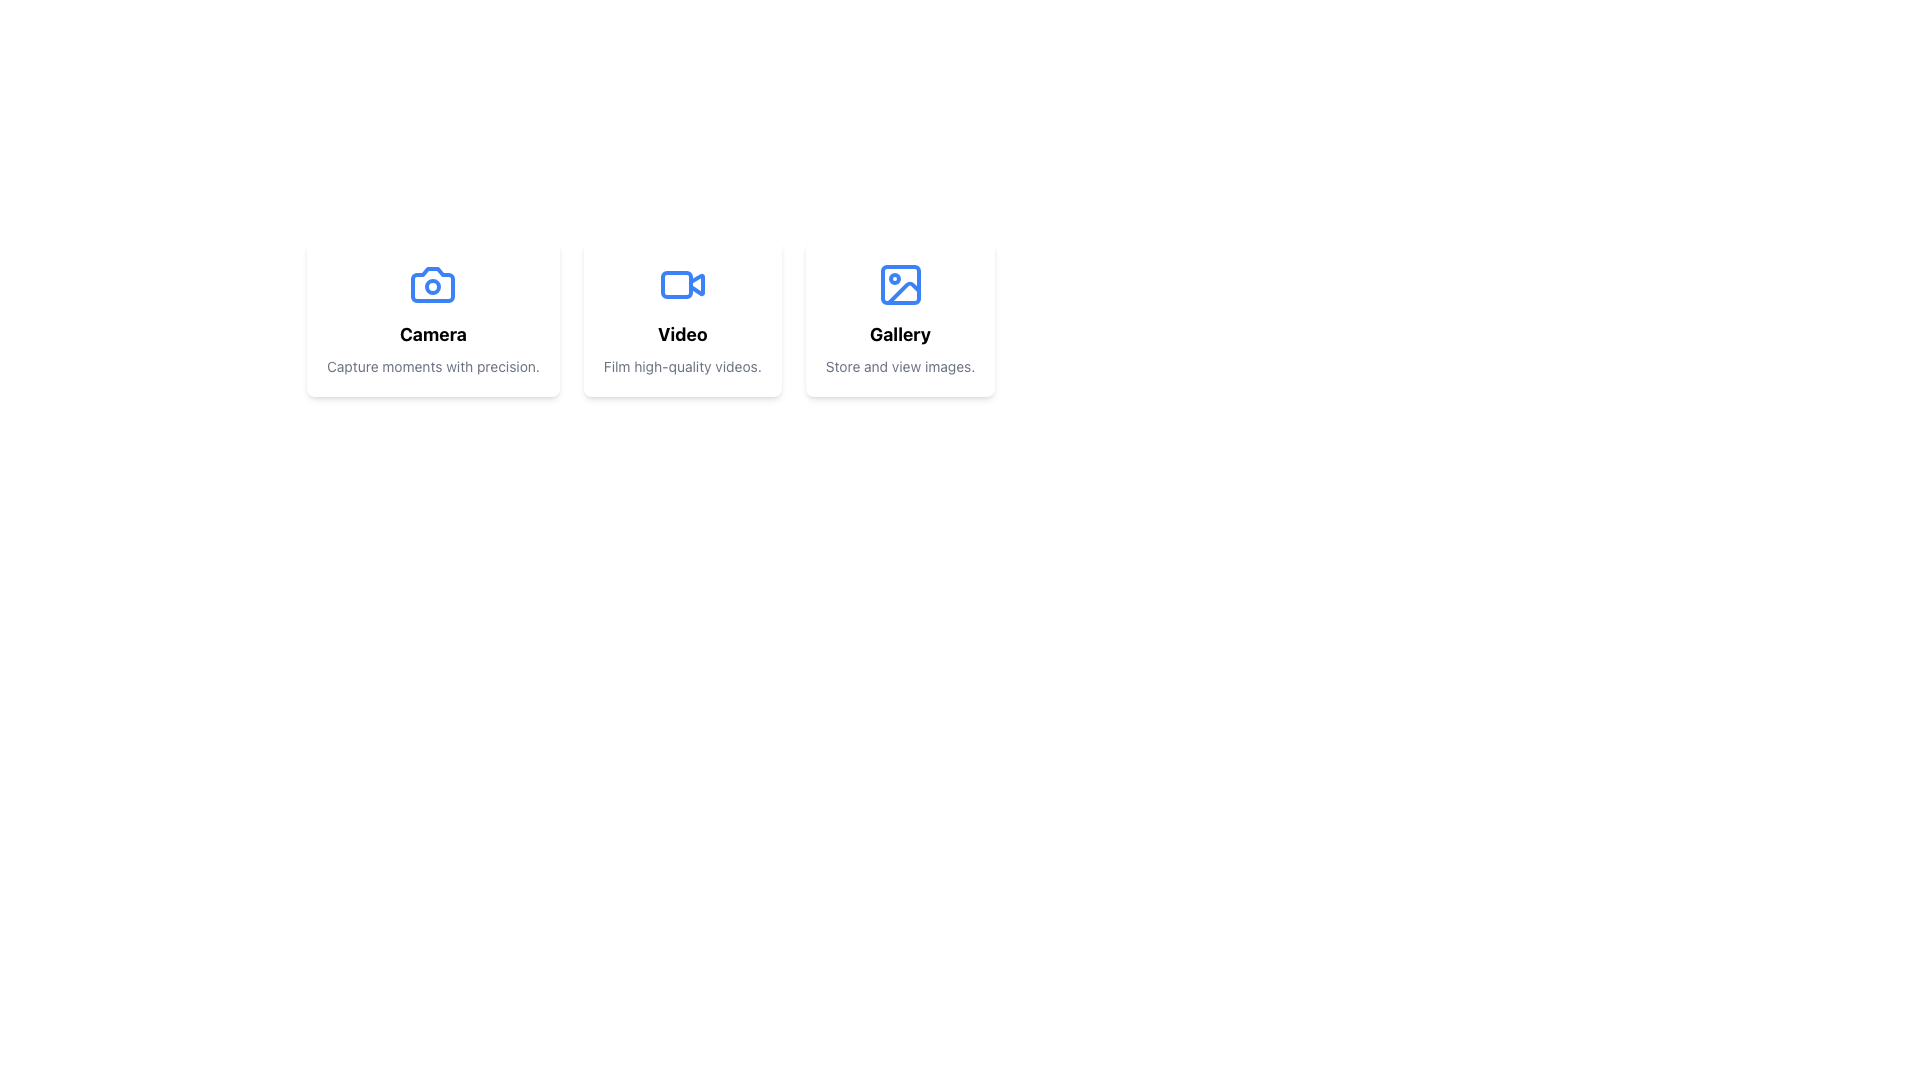 The image size is (1920, 1080). Describe the element at coordinates (899, 318) in the screenshot. I see `the third card in a horizontal list of cards` at that location.